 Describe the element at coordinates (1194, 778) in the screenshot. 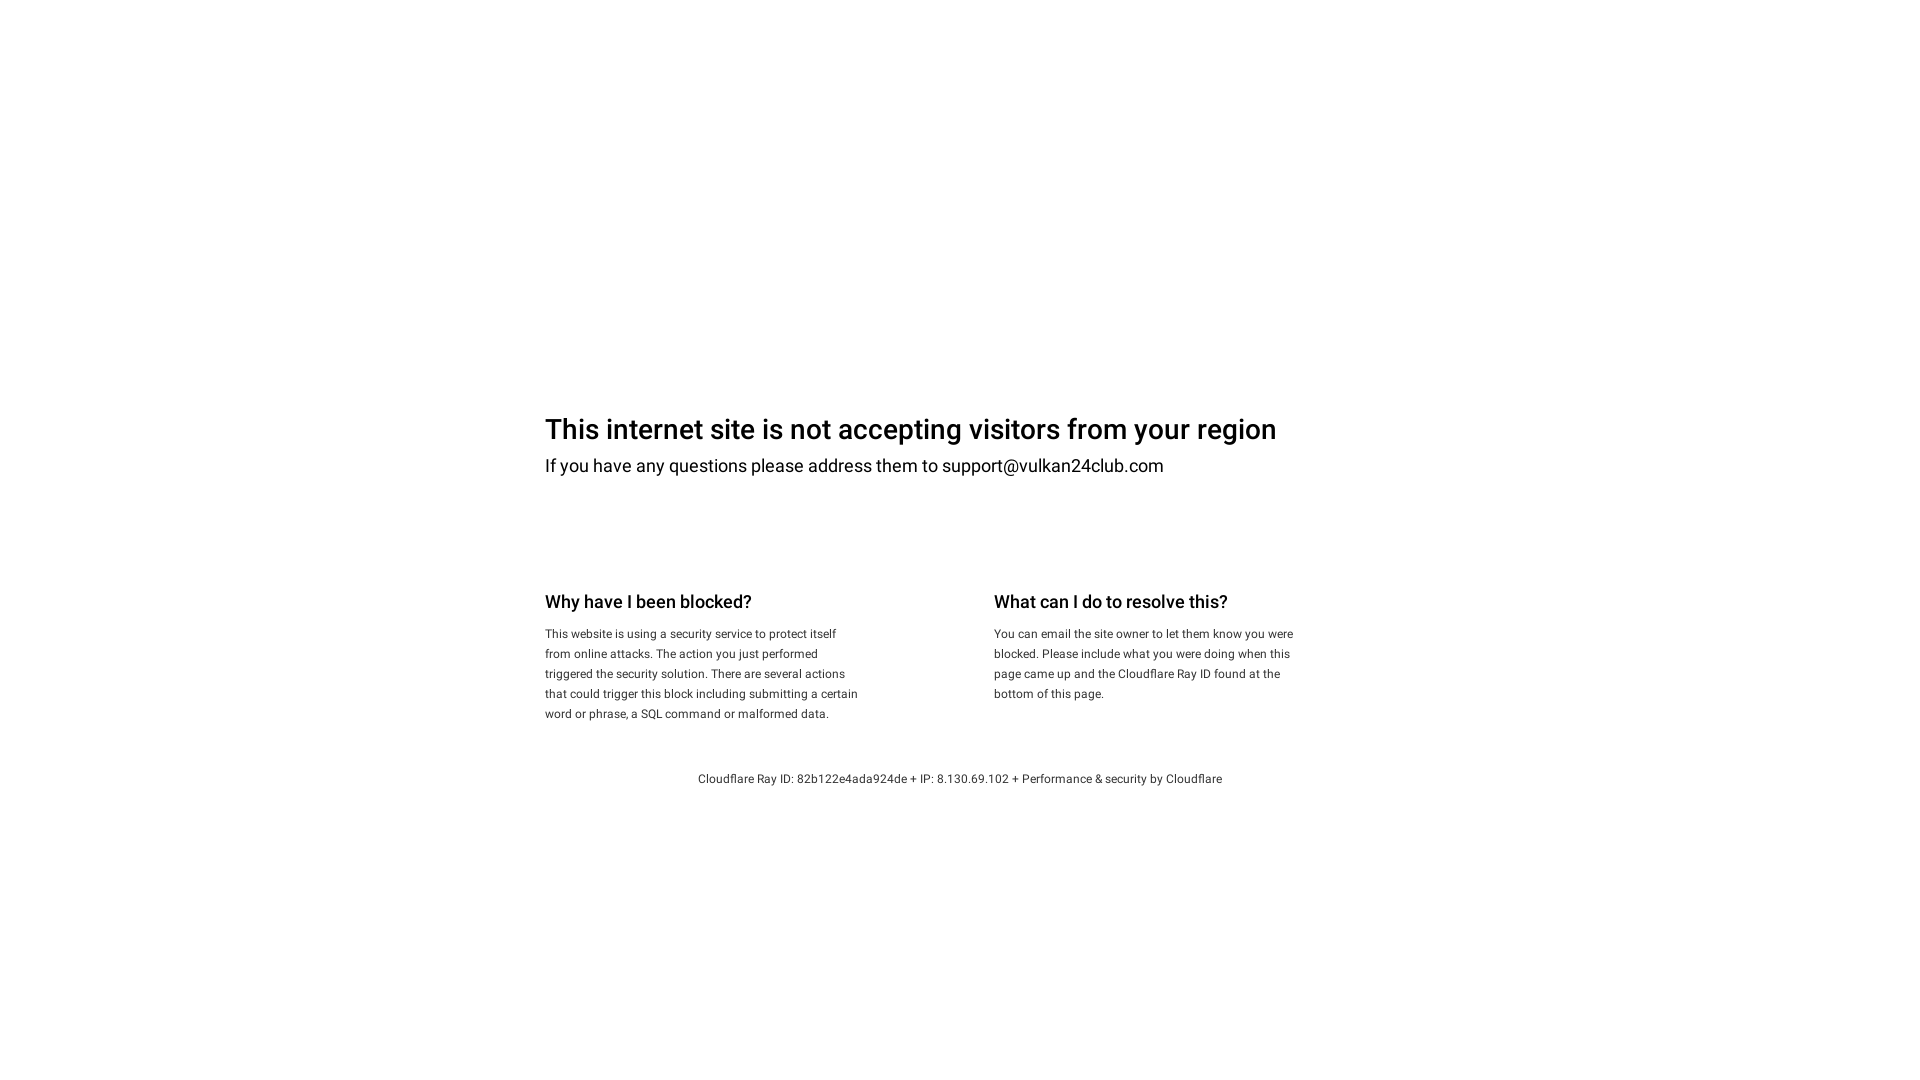

I see `'Cloudflare'` at that location.